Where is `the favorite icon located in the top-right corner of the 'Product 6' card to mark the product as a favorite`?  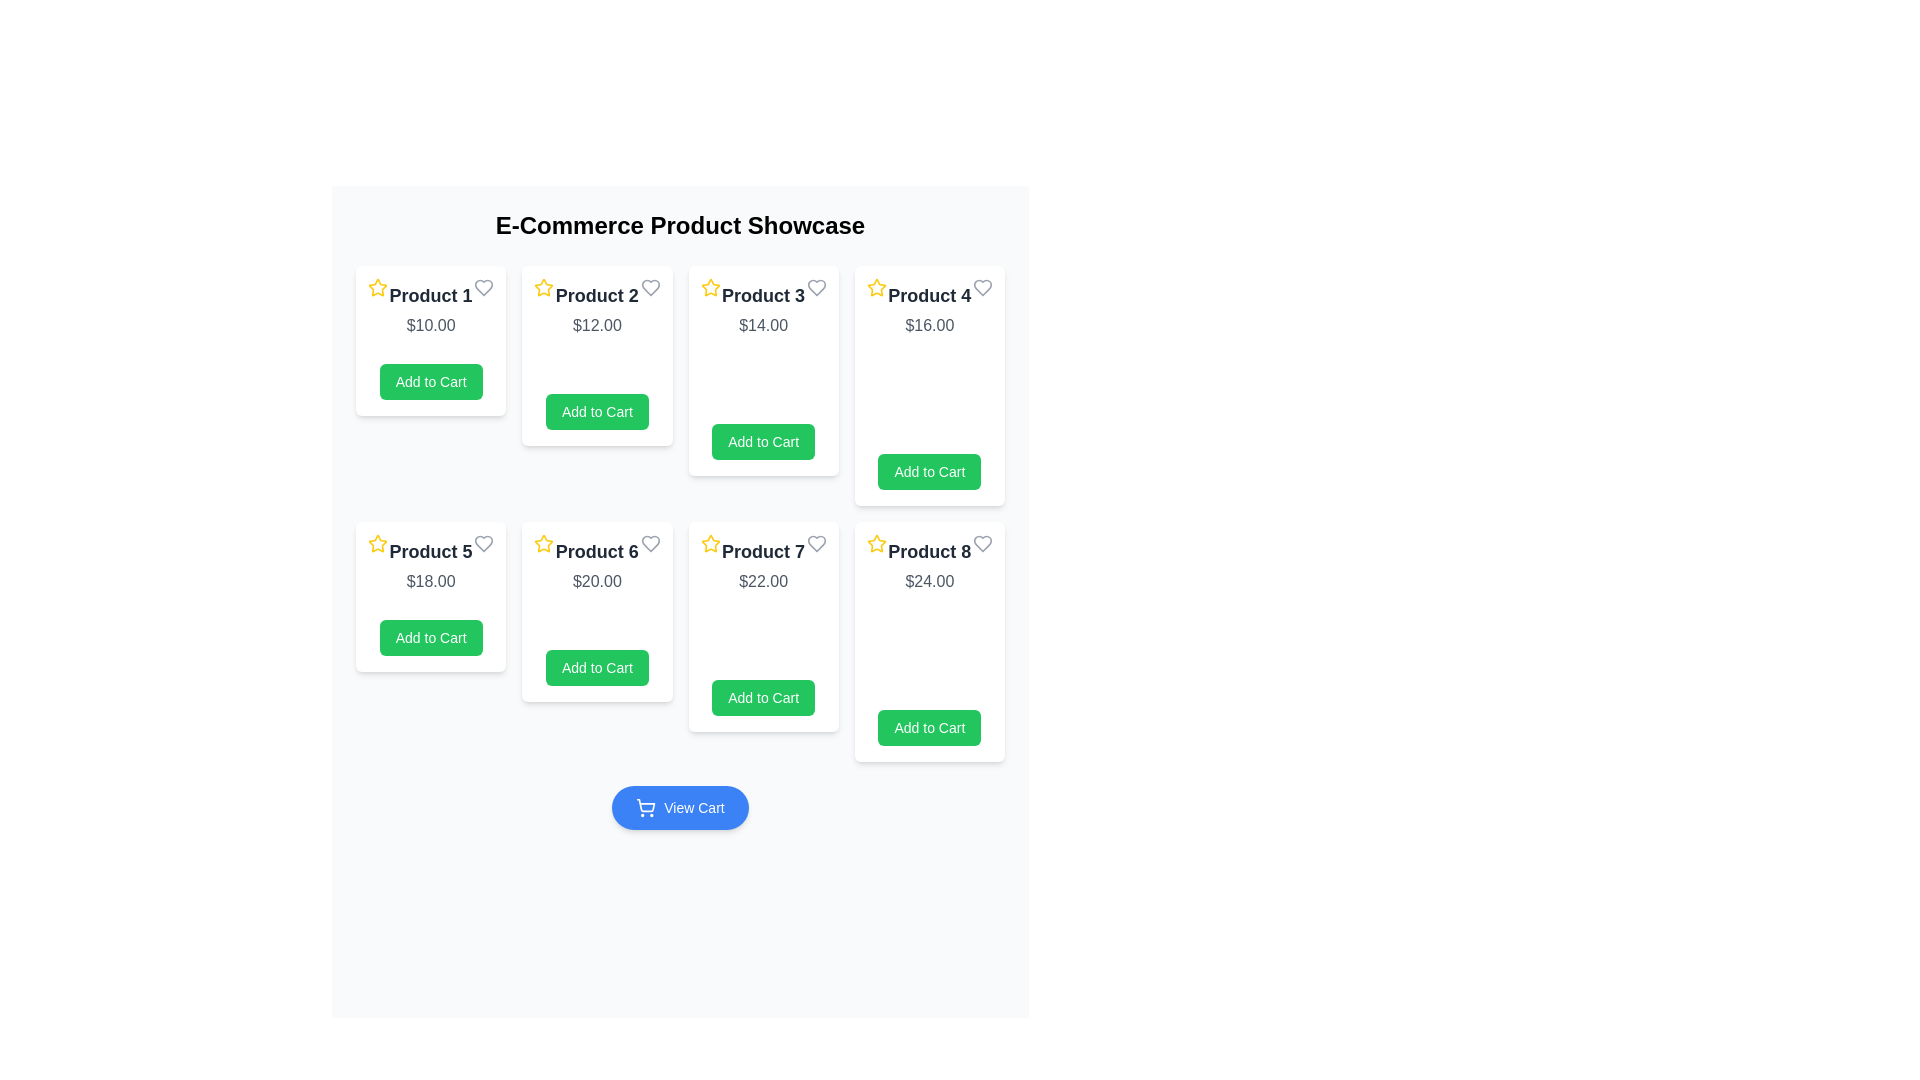
the favorite icon located in the top-right corner of the 'Product 6' card to mark the product as a favorite is located at coordinates (650, 543).